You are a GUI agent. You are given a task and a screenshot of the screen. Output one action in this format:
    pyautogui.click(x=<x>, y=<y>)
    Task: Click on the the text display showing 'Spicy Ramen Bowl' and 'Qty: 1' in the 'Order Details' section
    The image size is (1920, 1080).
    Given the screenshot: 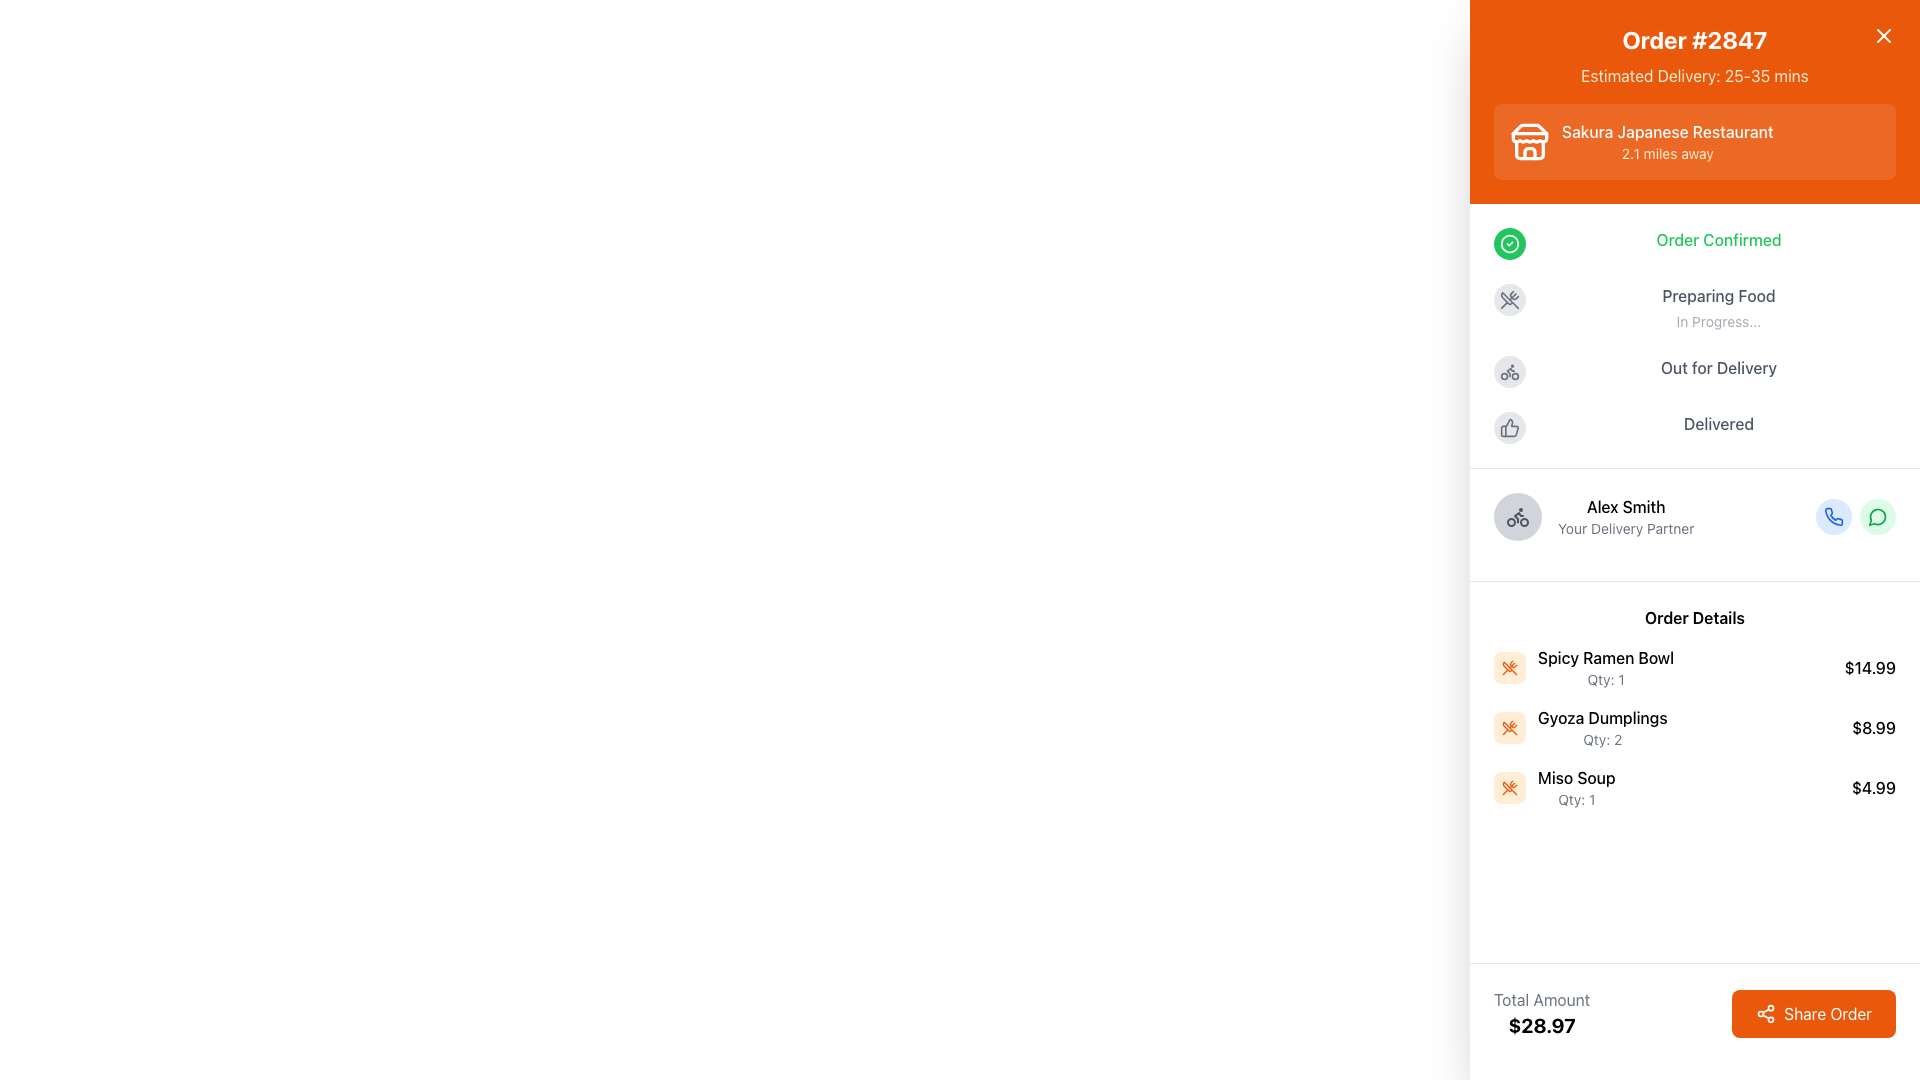 What is the action you would take?
    pyautogui.click(x=1606, y=667)
    